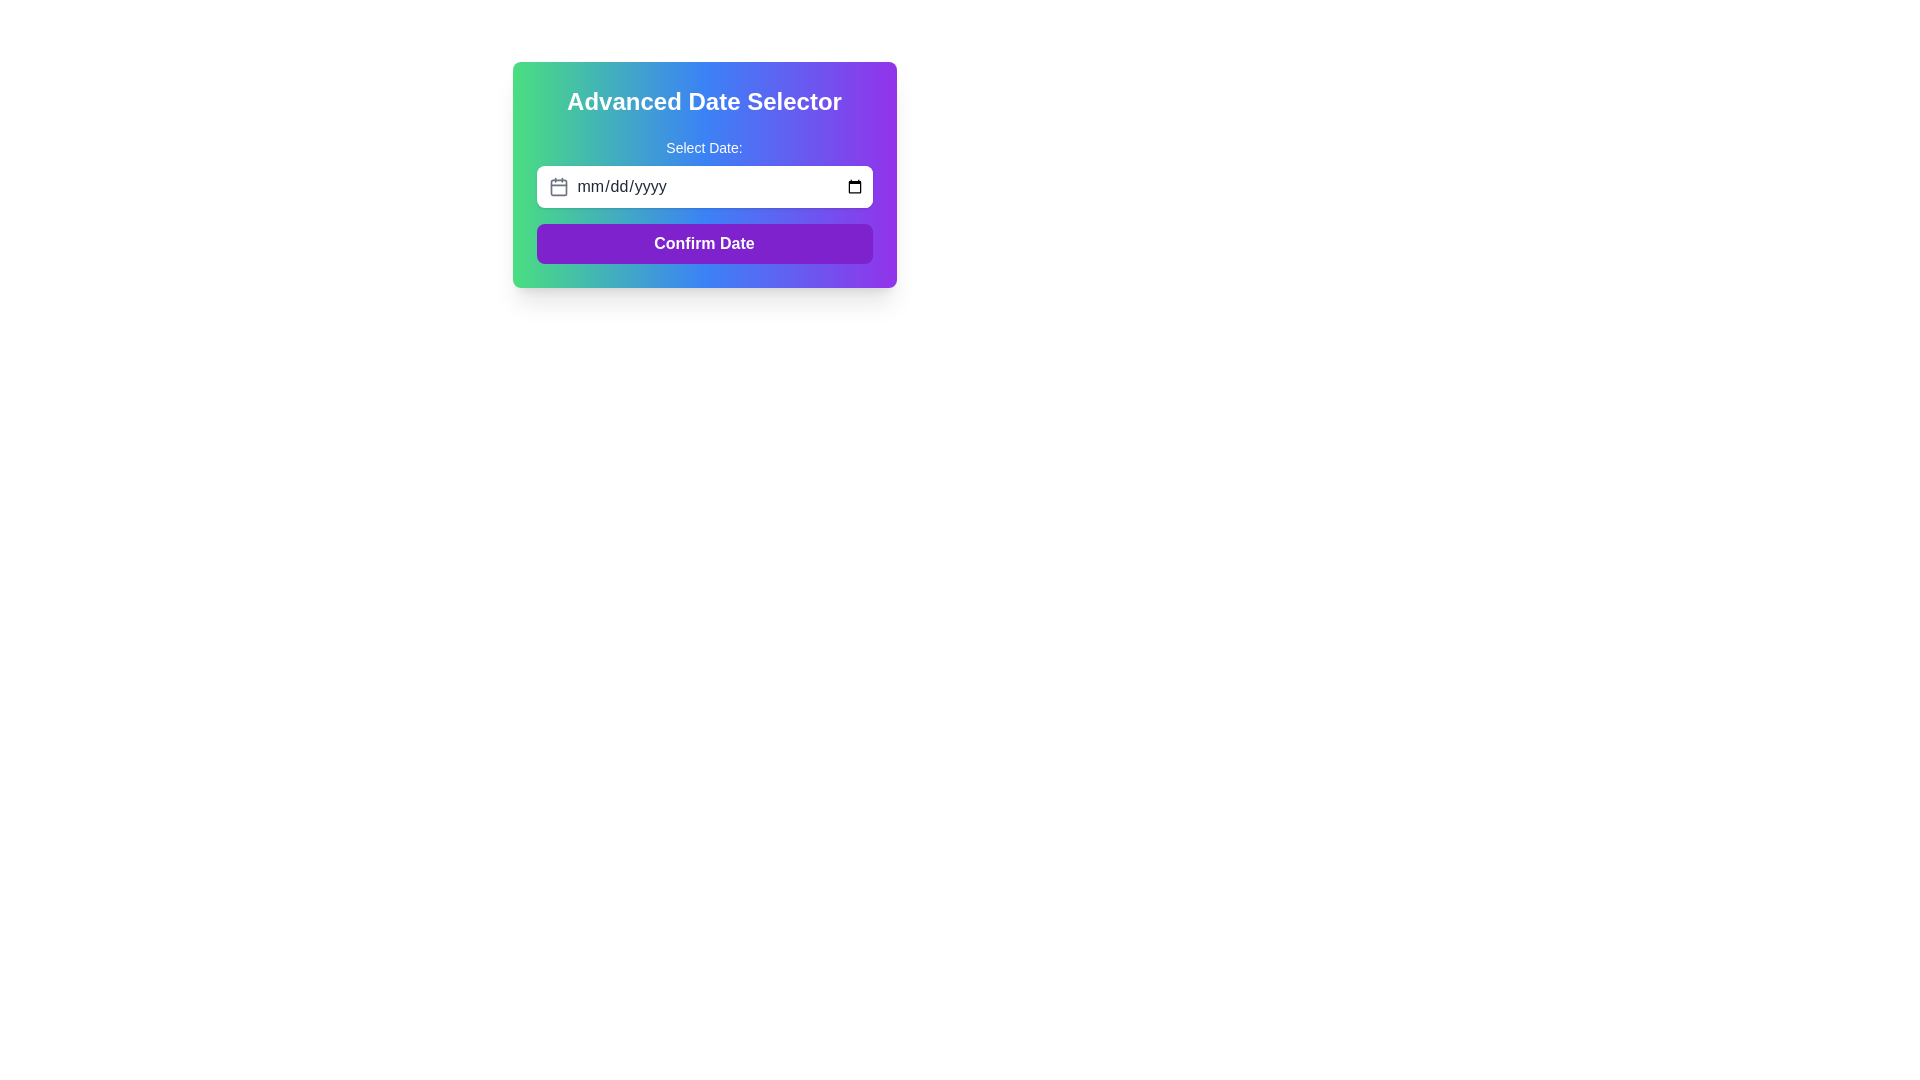  Describe the element at coordinates (558, 187) in the screenshot. I see `the decorative rounded rectangle within the calendar icon, located to the left of the date entry field labeled 'mm/dd/yyyy'` at that location.